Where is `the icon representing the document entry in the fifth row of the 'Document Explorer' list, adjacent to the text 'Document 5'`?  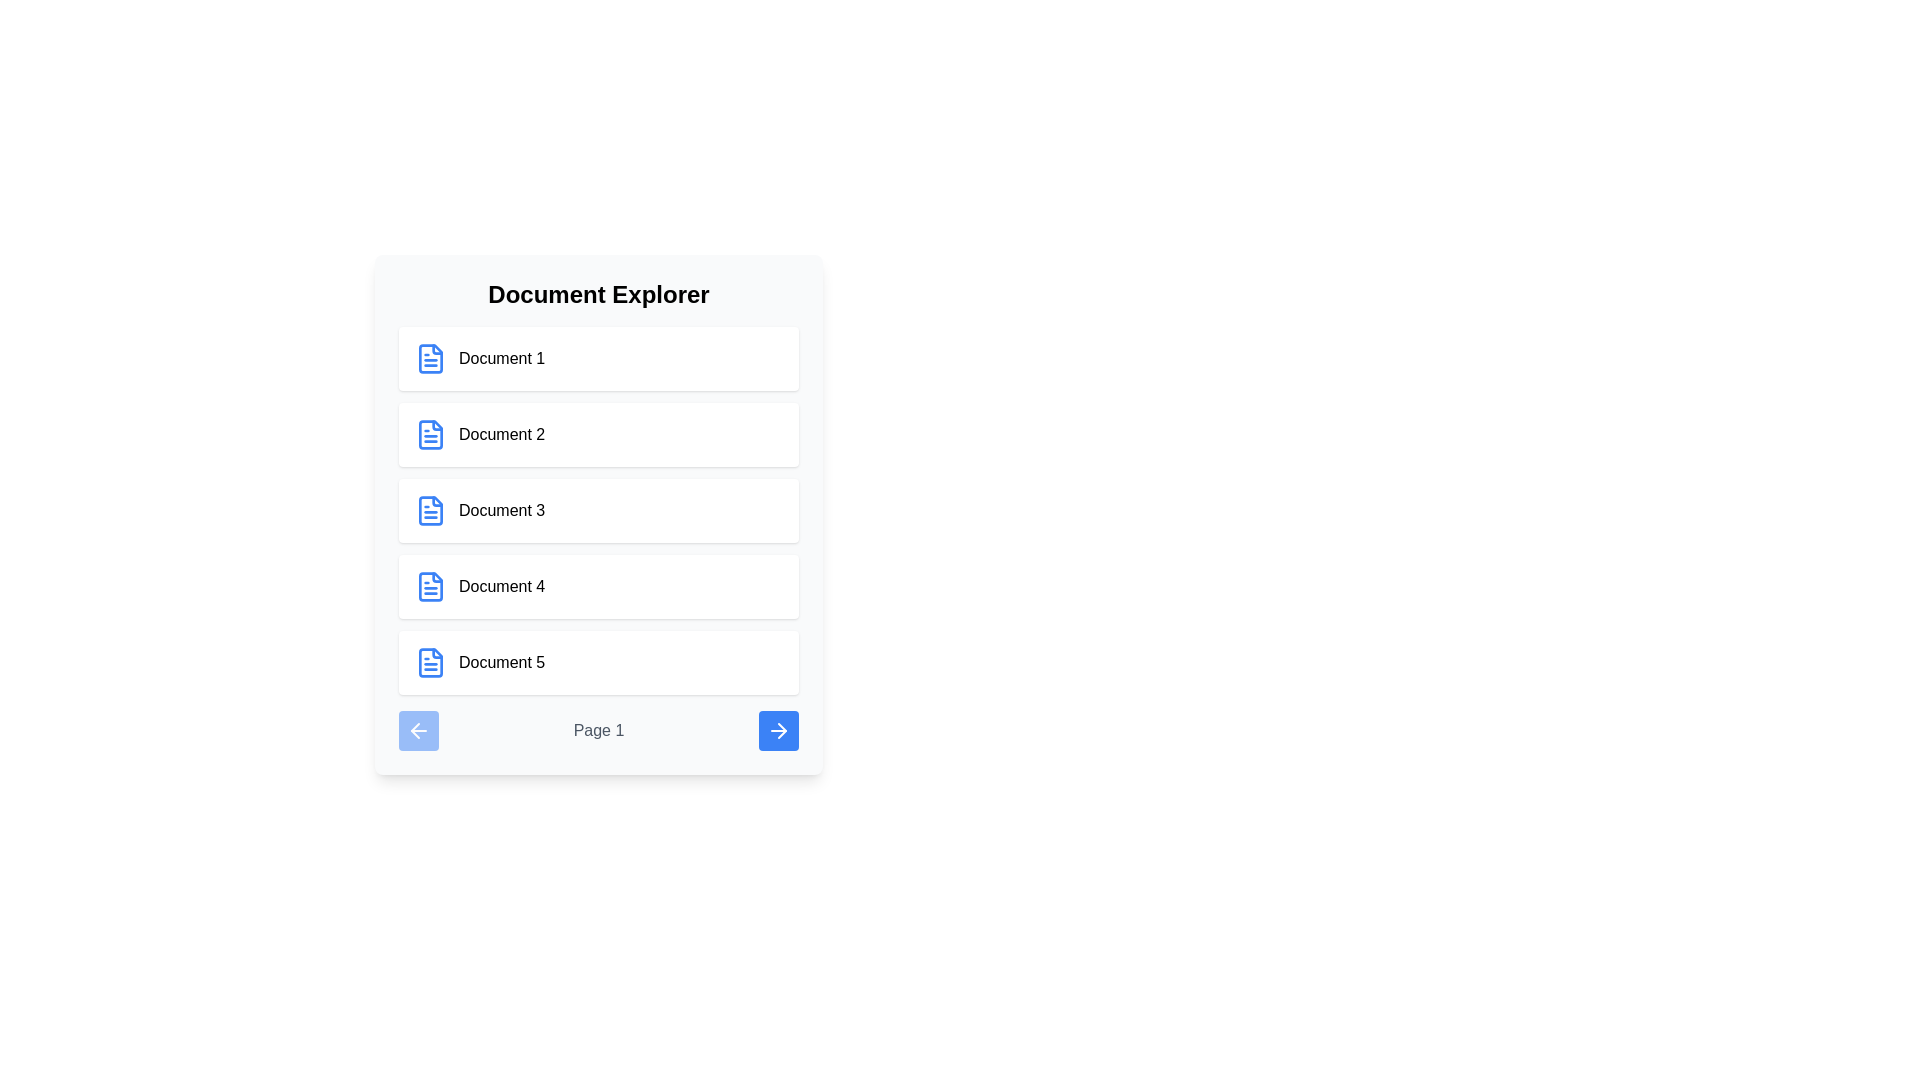 the icon representing the document entry in the fifth row of the 'Document Explorer' list, adjacent to the text 'Document 5' is located at coordinates (430, 663).